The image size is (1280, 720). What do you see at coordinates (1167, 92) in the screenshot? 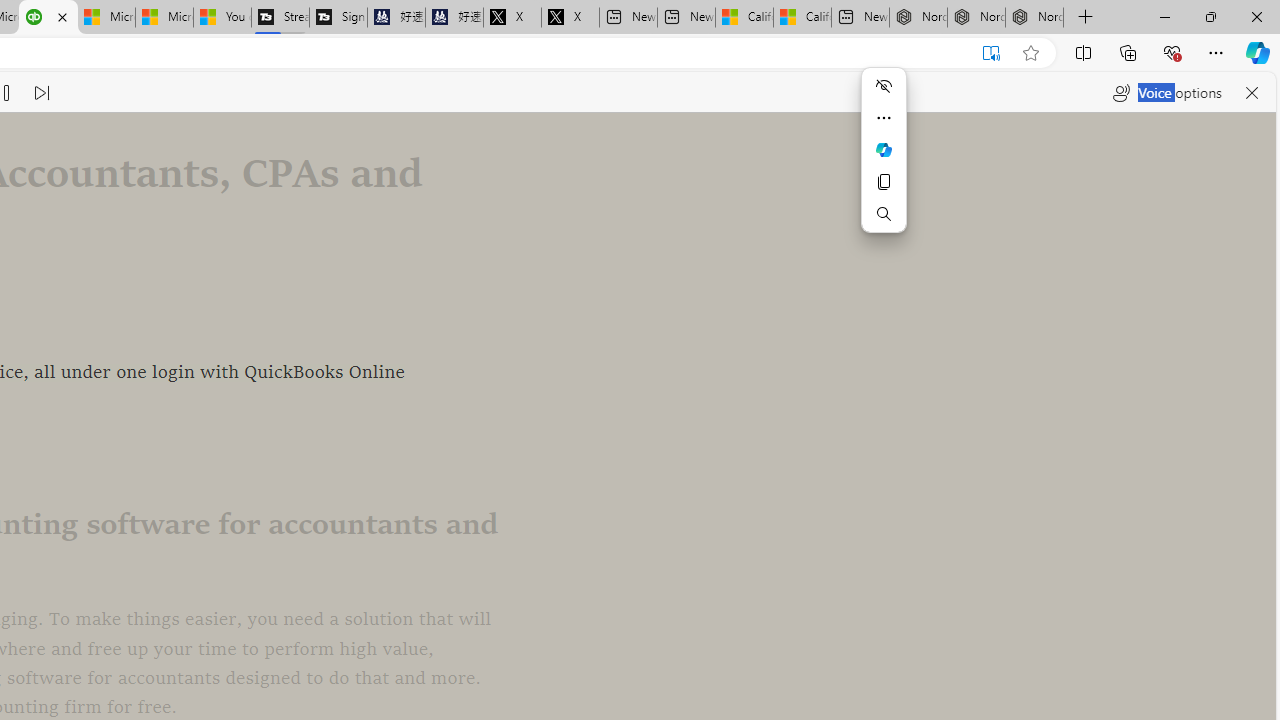
I see `'Voice options'` at bounding box center [1167, 92].